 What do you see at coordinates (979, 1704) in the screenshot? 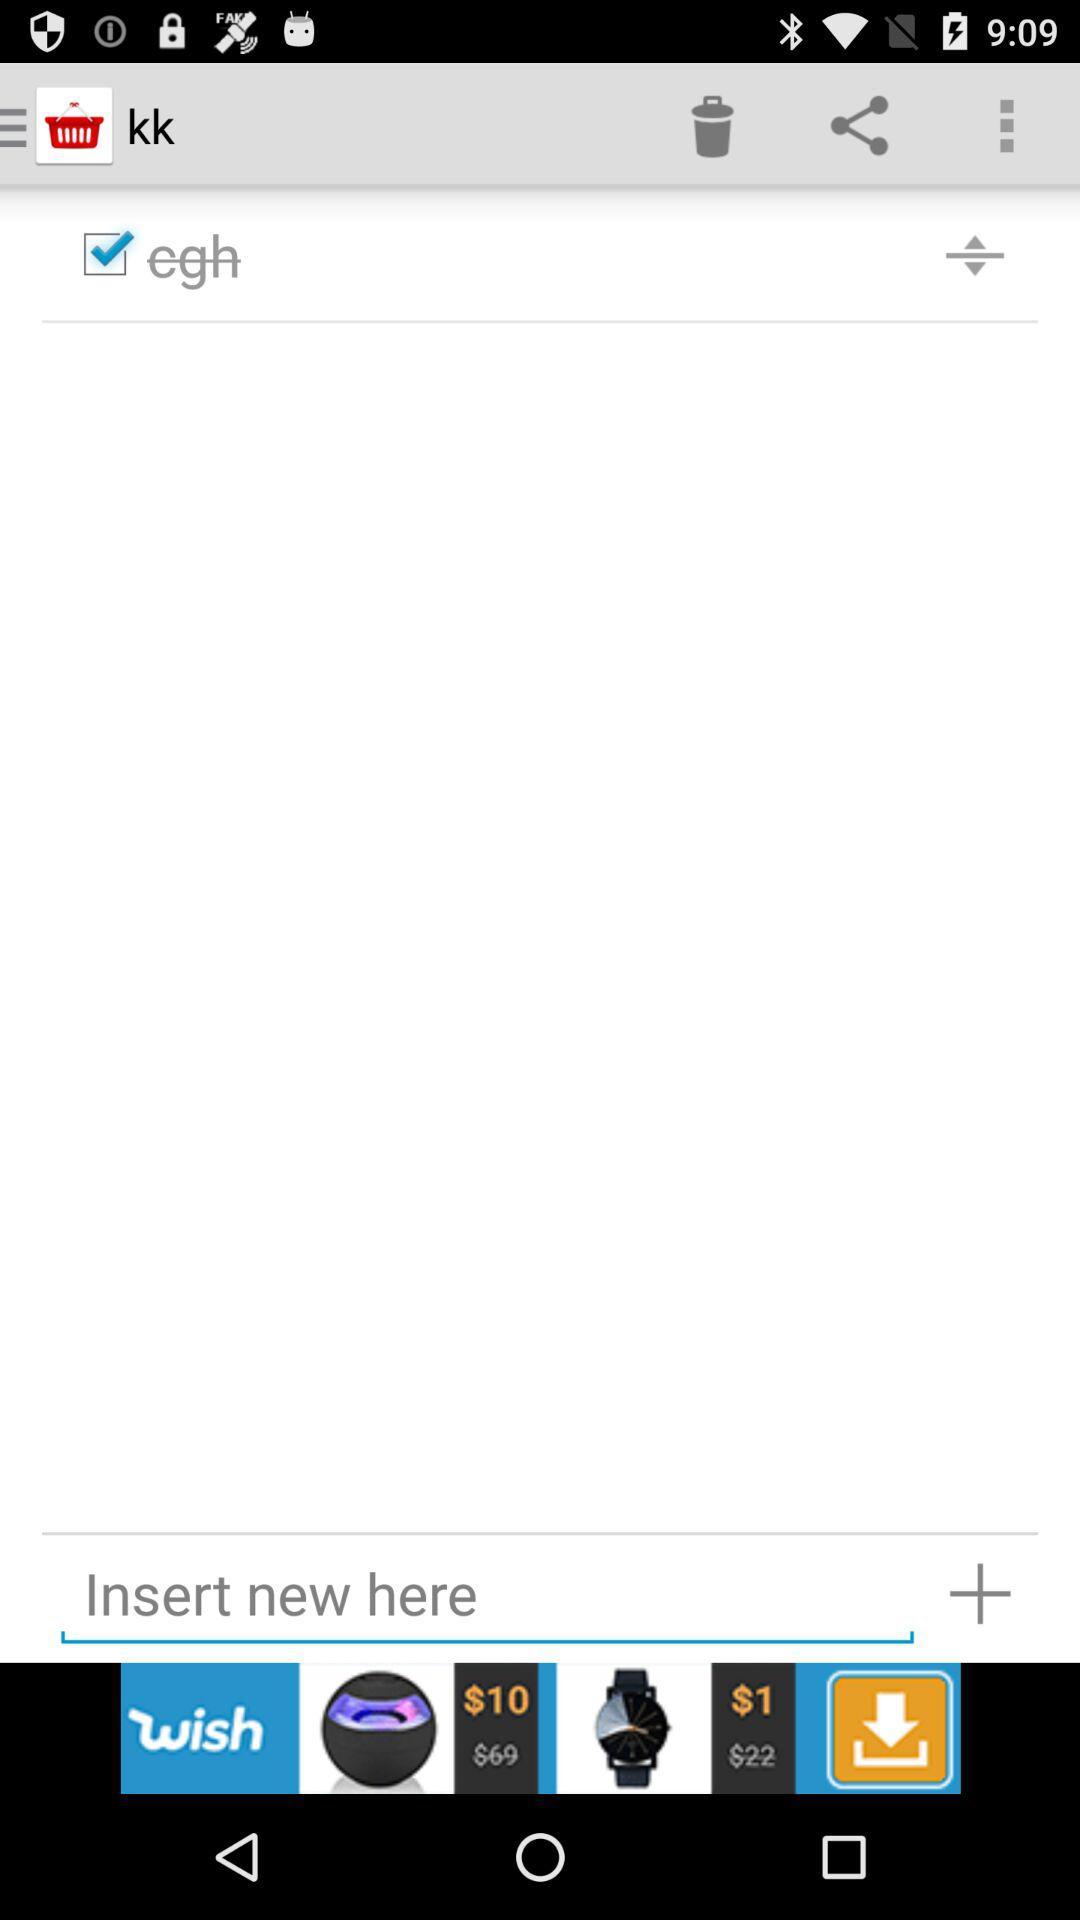
I see `the add icon` at bounding box center [979, 1704].